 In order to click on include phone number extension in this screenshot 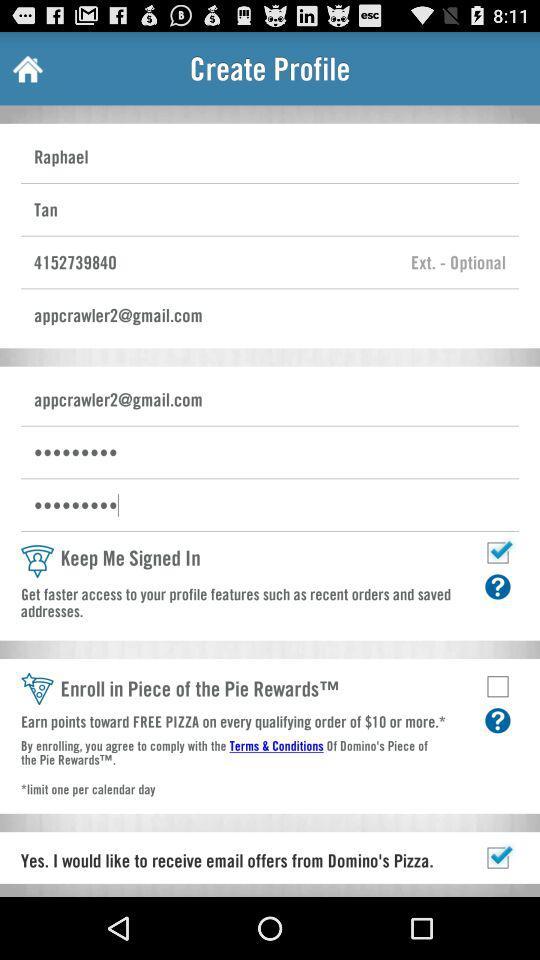, I will do `click(458, 261)`.